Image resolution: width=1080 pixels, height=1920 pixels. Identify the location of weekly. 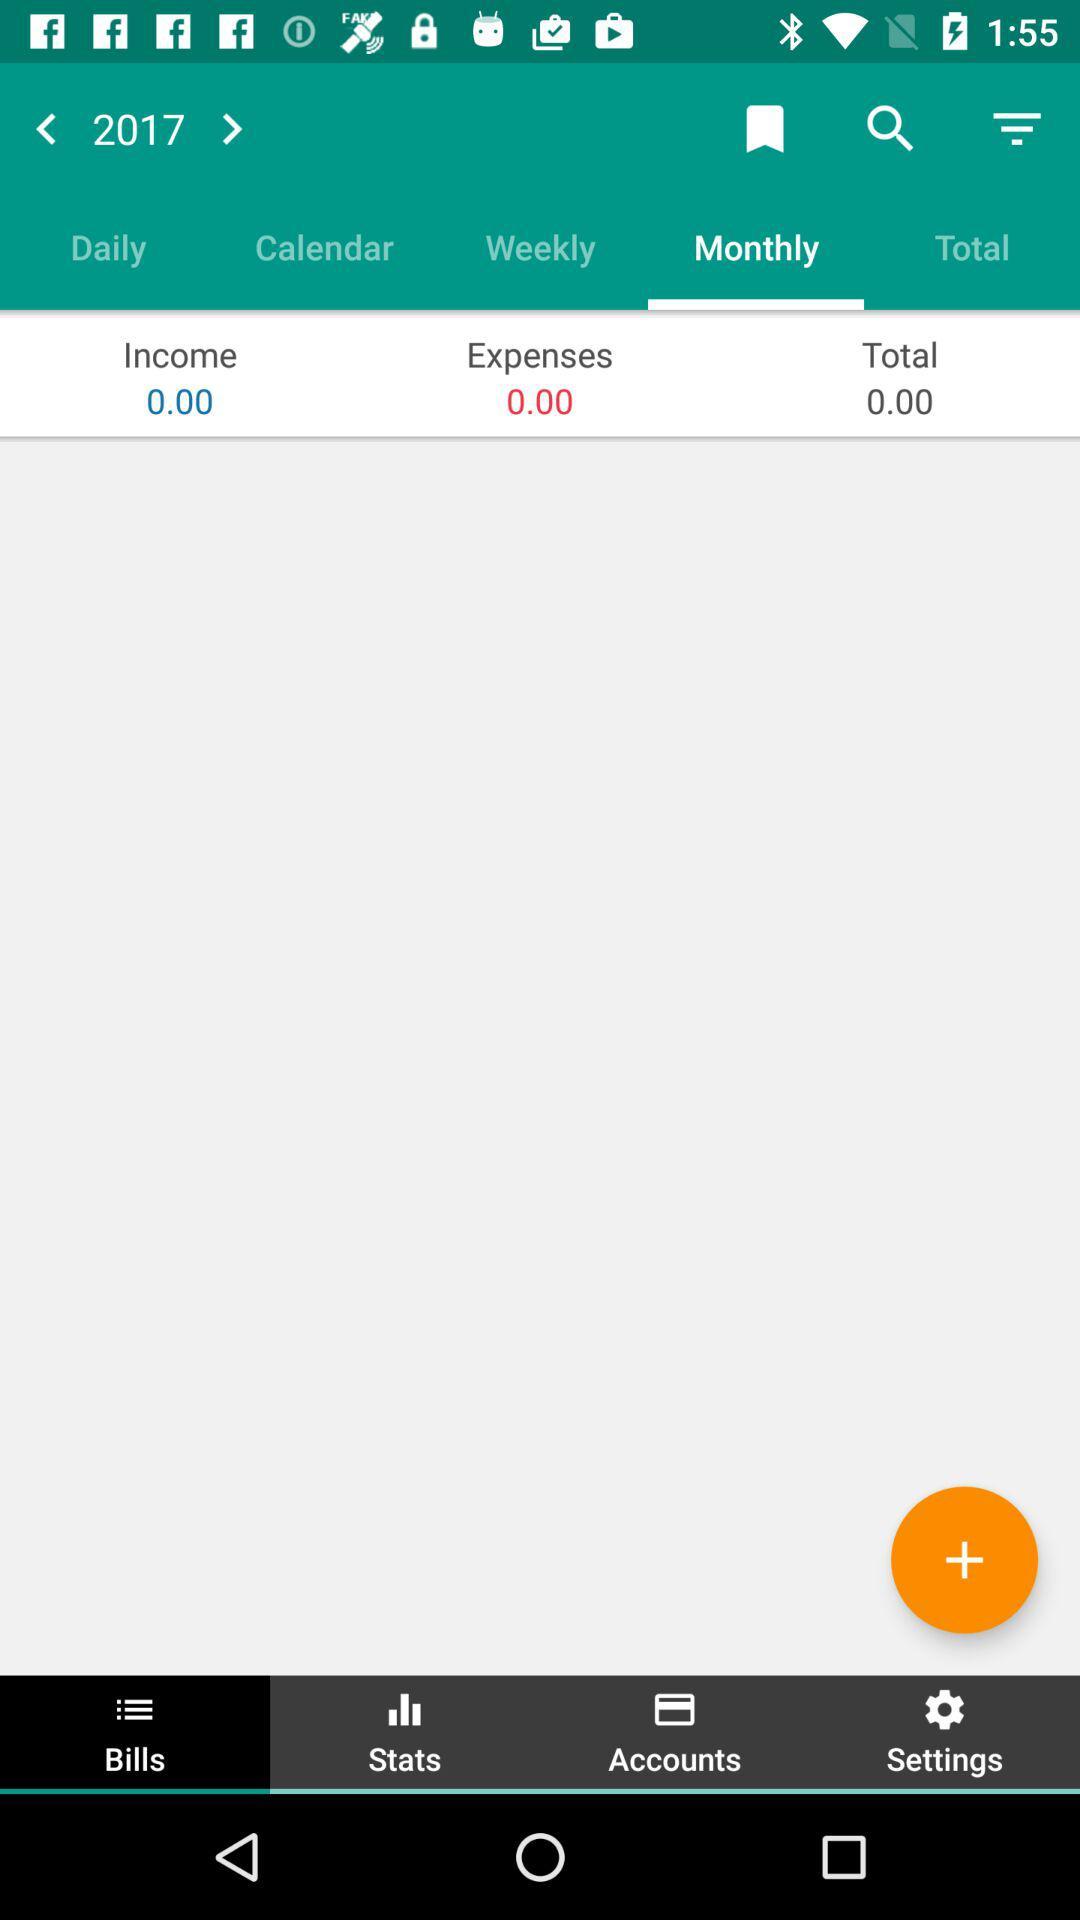
(540, 245).